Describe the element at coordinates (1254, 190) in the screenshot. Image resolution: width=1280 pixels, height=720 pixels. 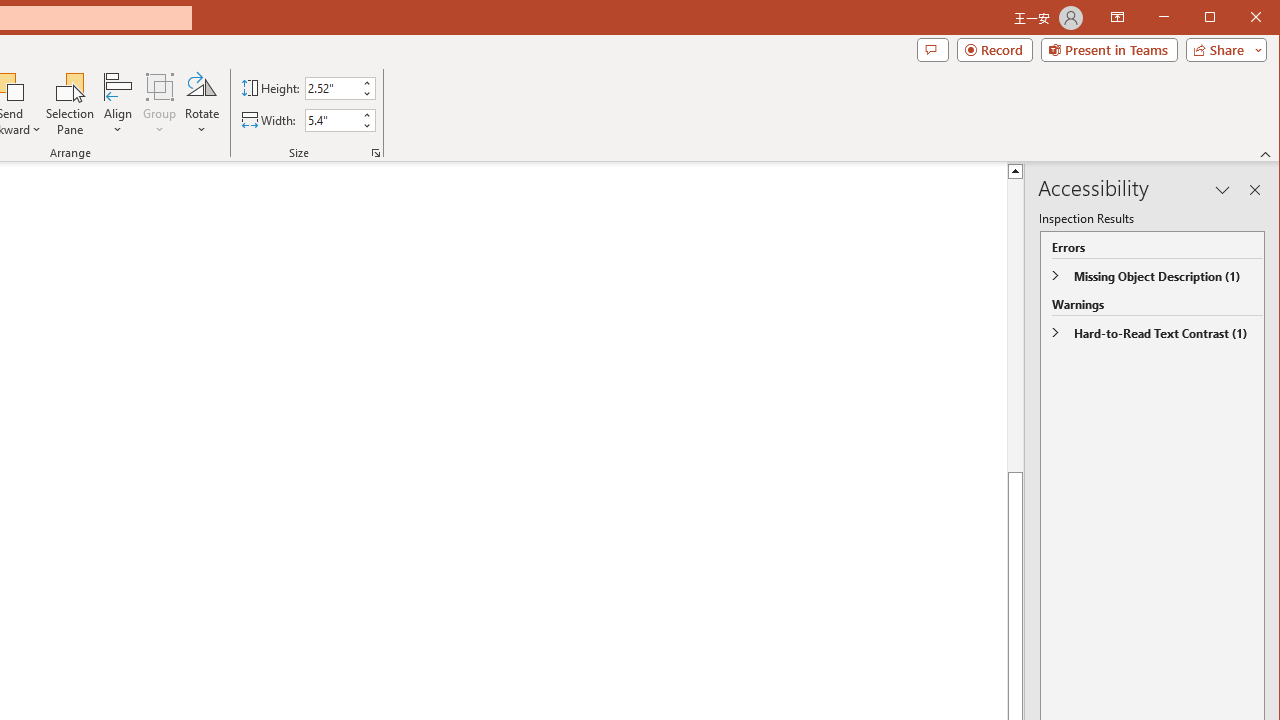
I see `'Close pane'` at that location.